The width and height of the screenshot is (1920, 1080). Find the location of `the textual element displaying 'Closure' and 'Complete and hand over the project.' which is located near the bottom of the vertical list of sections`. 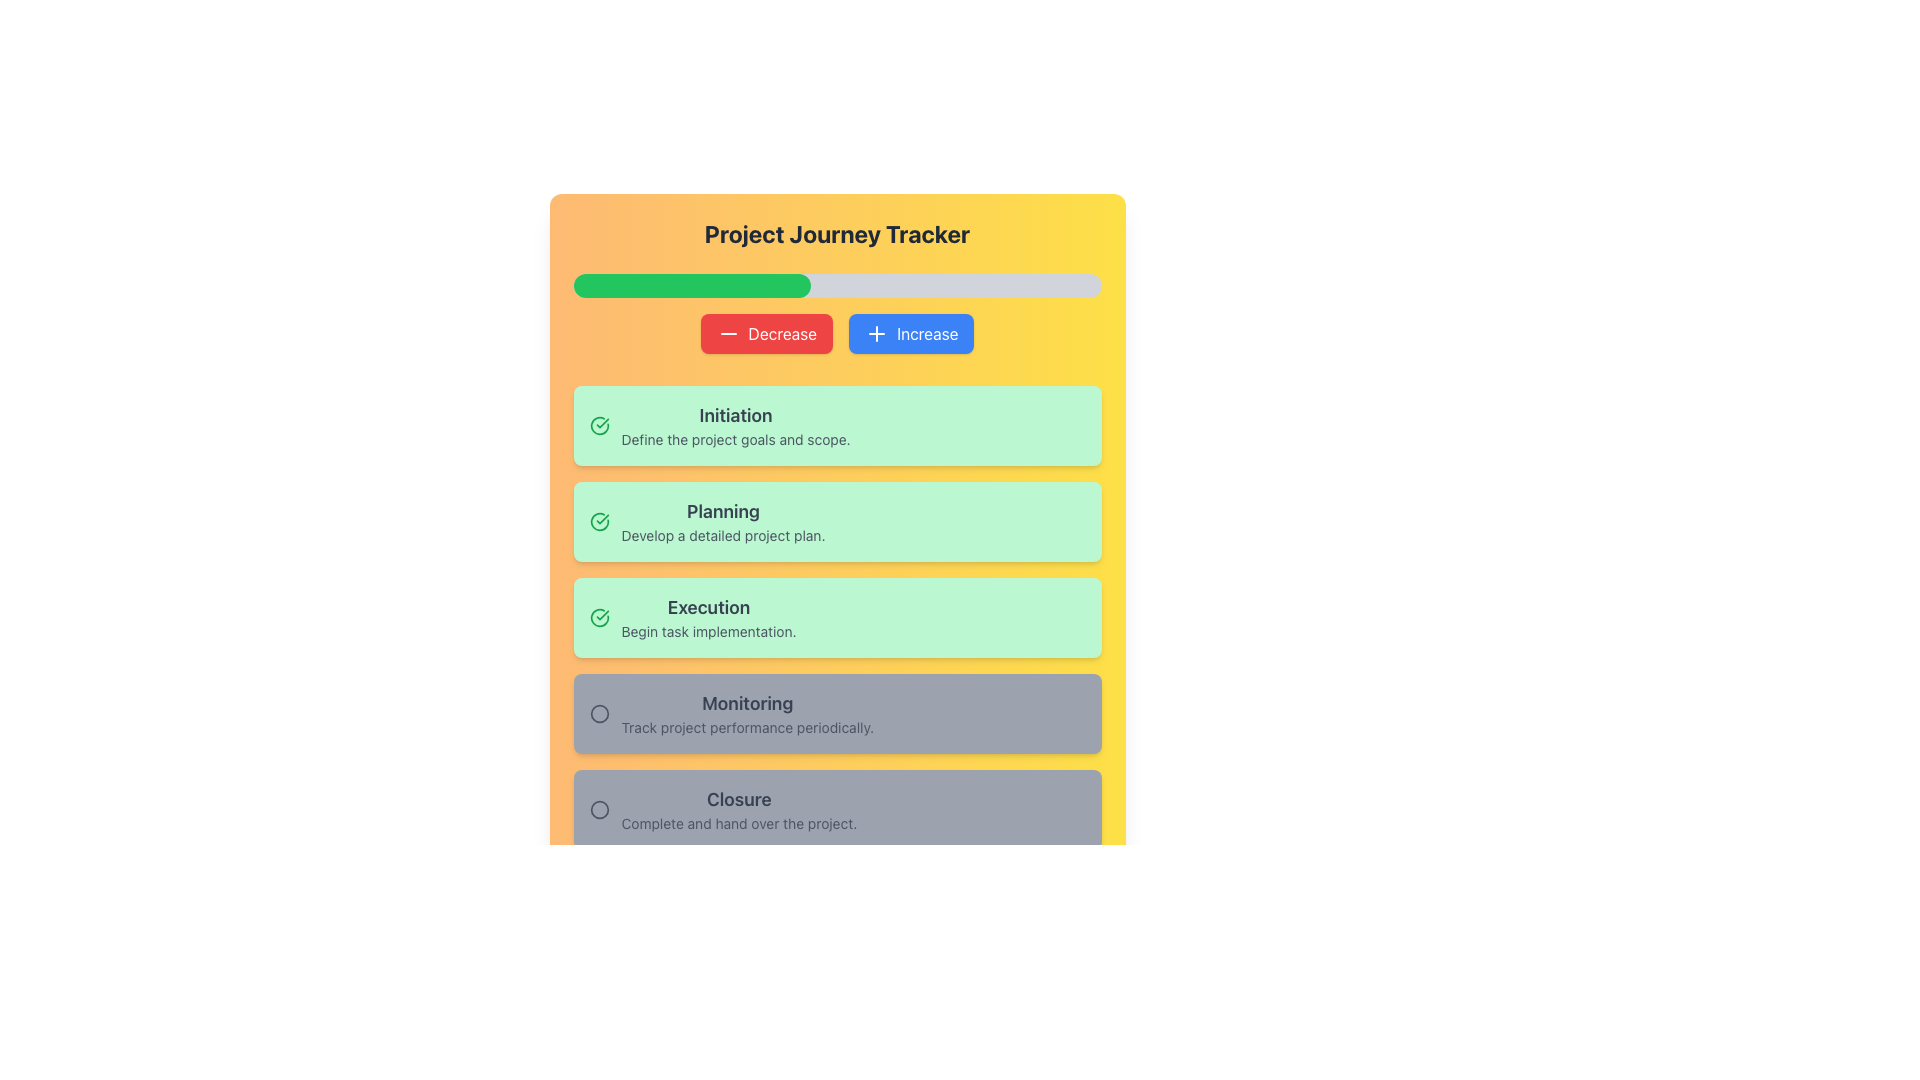

the textual element displaying 'Closure' and 'Complete and hand over the project.' which is located near the bottom of the vertical list of sections is located at coordinates (738, 810).